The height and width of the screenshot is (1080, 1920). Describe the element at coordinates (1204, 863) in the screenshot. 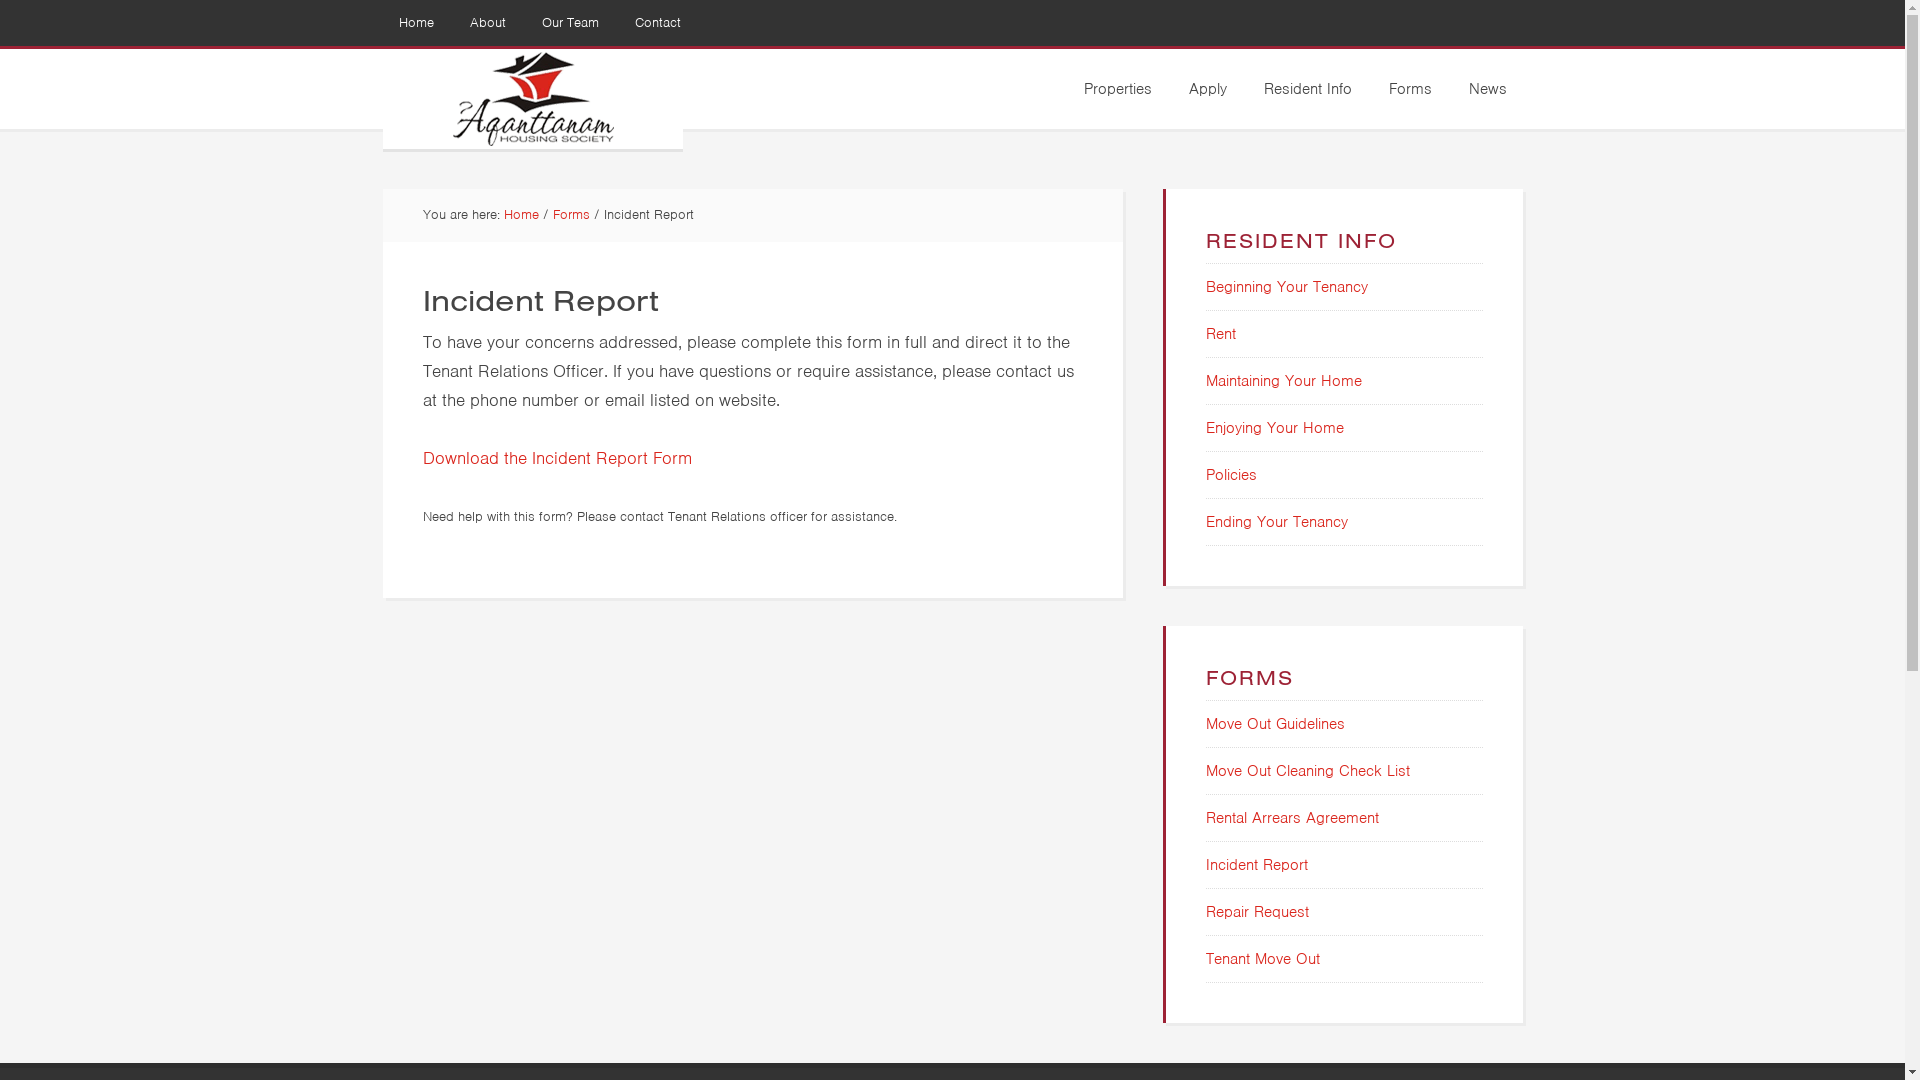

I see `'Incident Report'` at that location.